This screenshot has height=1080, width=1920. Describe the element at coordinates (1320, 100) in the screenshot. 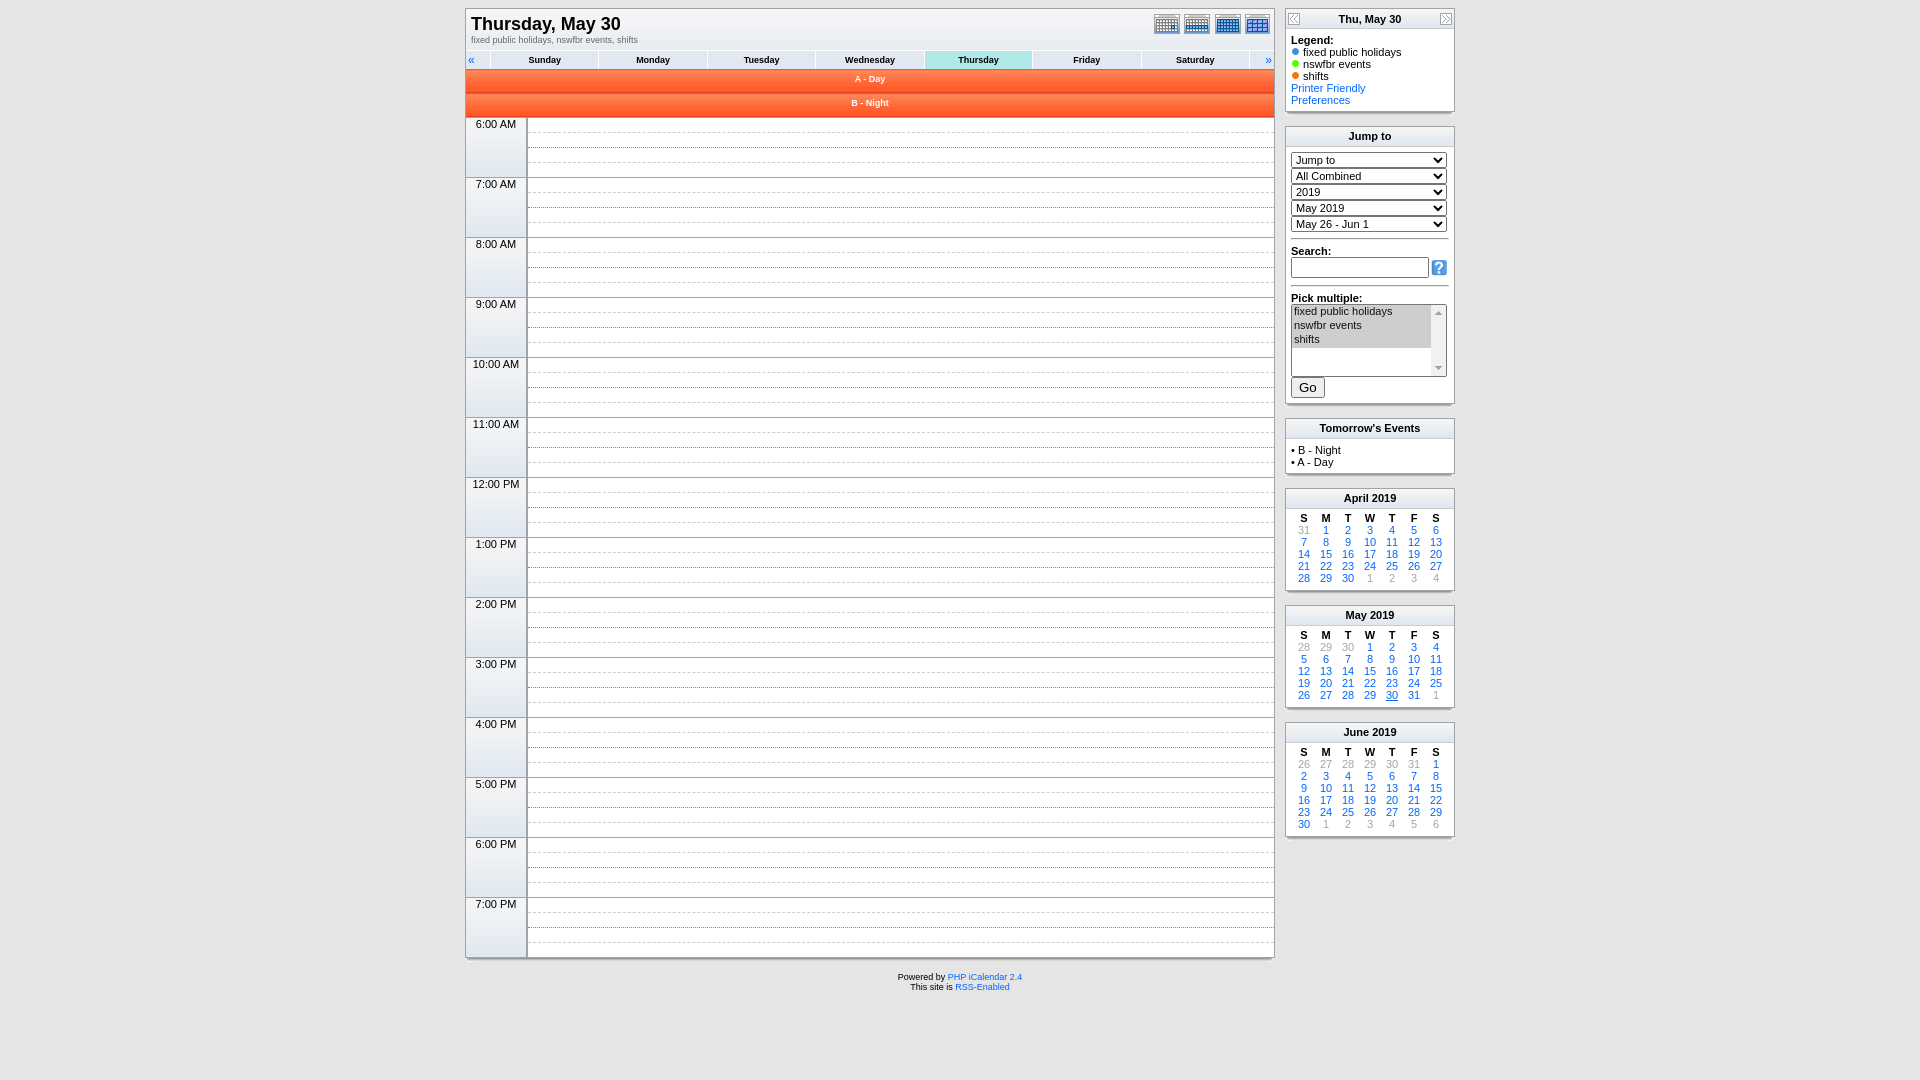

I see `'Preferences'` at that location.